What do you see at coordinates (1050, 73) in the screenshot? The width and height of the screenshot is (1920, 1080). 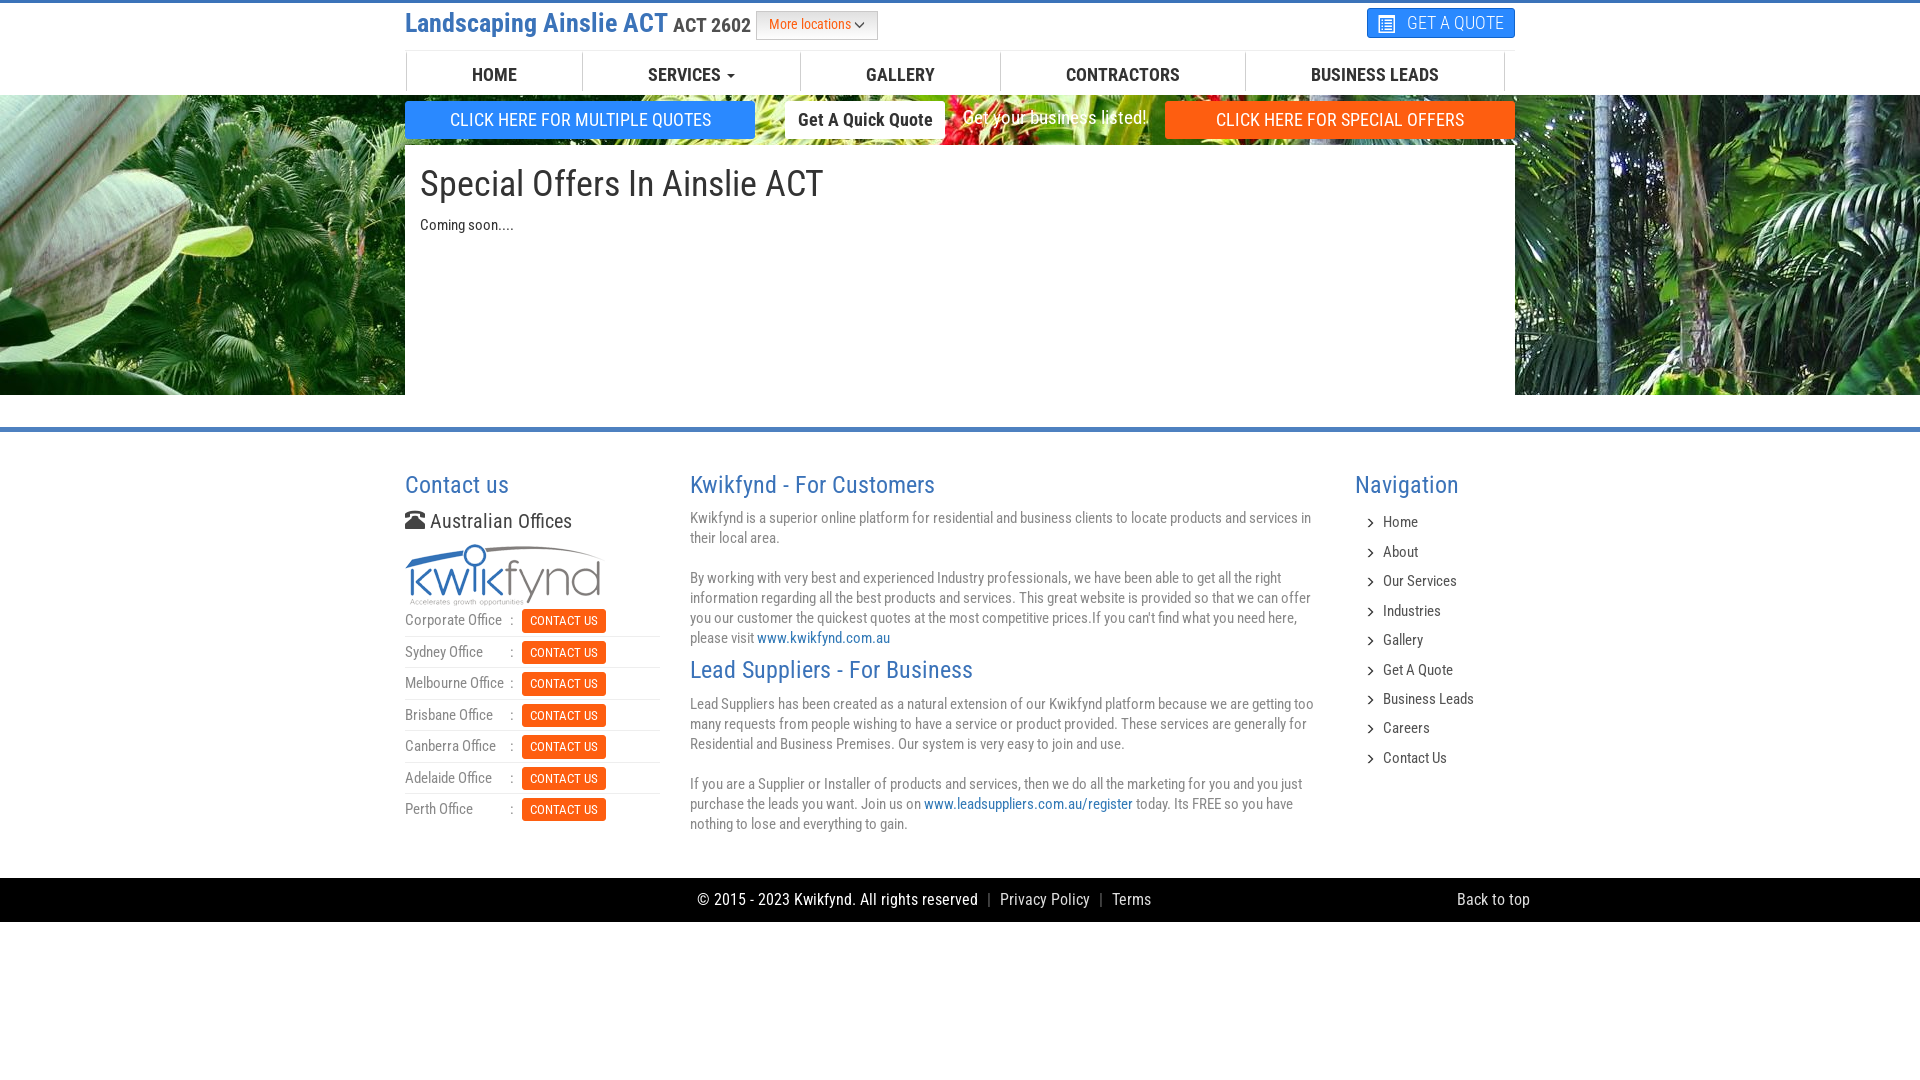 I see `'CONTRACTORS'` at bounding box center [1050, 73].